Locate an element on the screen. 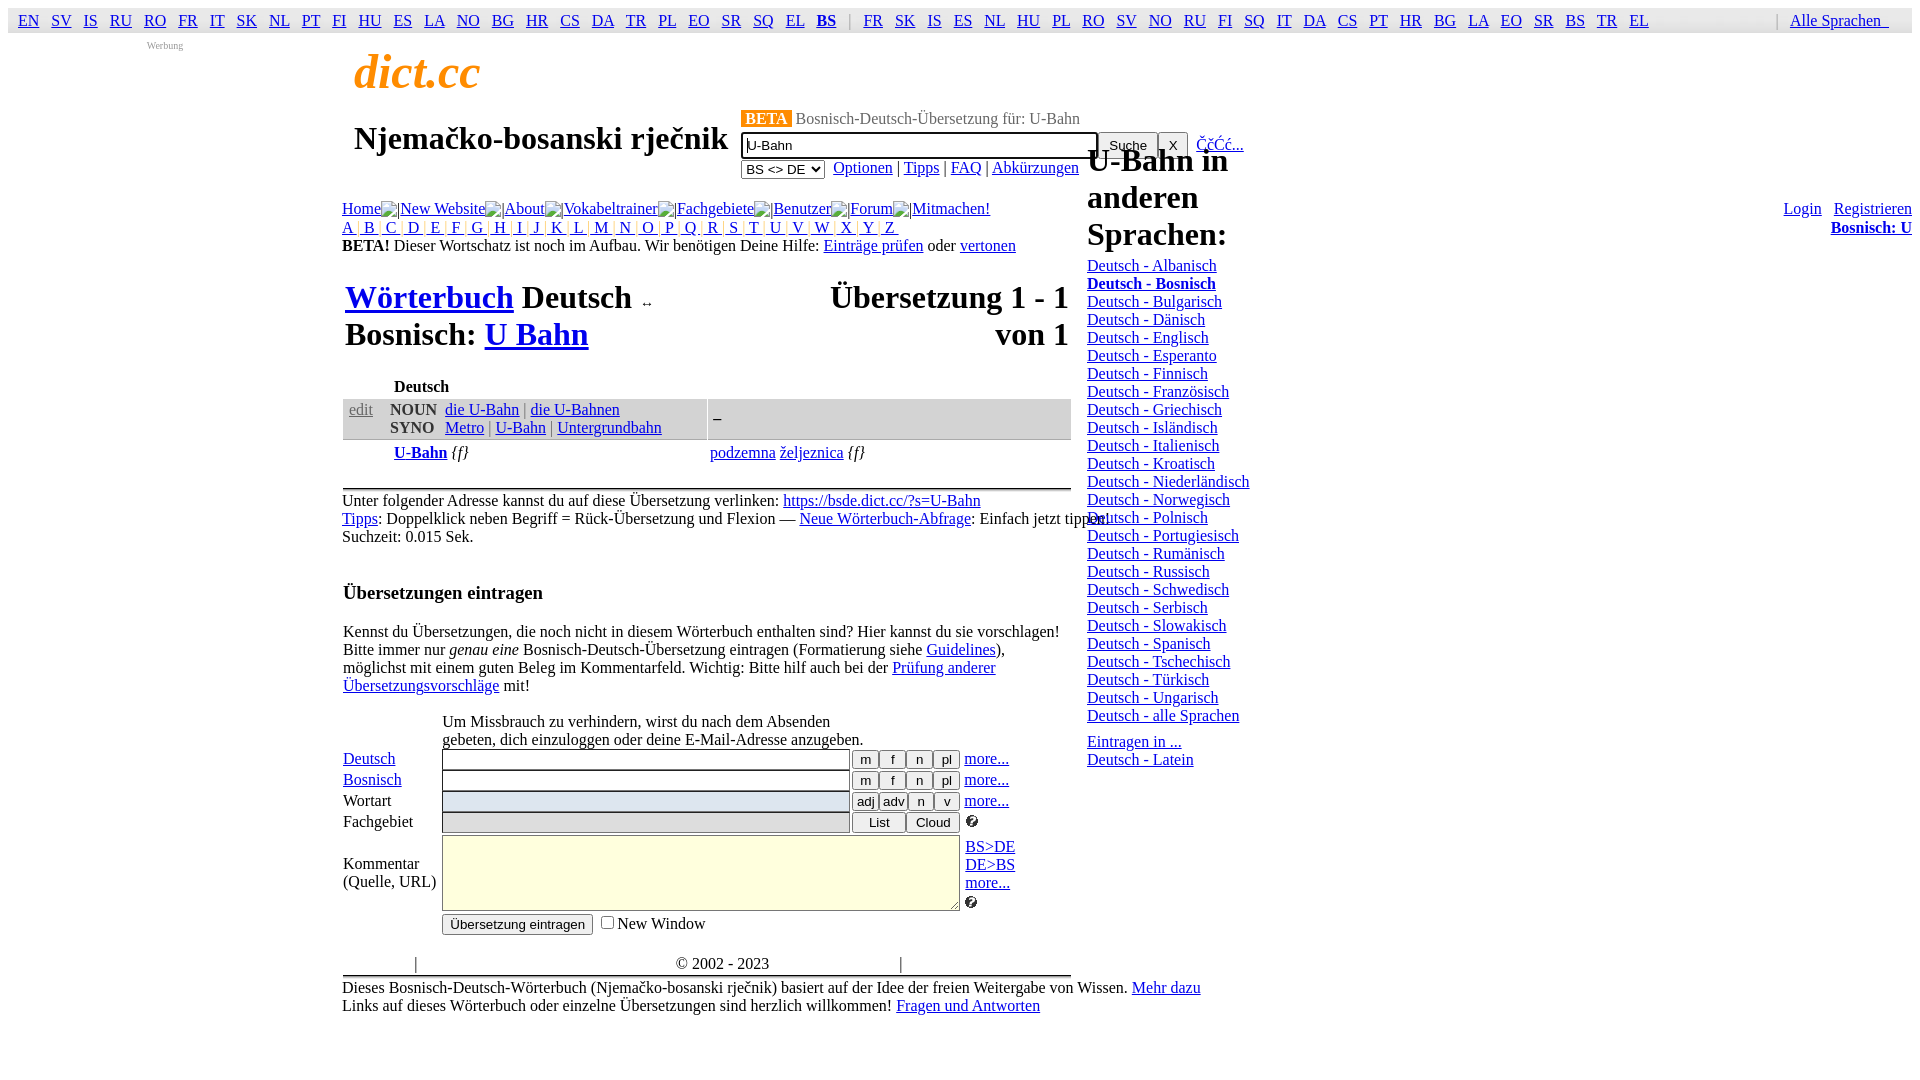  'Deutsch - Englisch' is located at coordinates (1147, 336).